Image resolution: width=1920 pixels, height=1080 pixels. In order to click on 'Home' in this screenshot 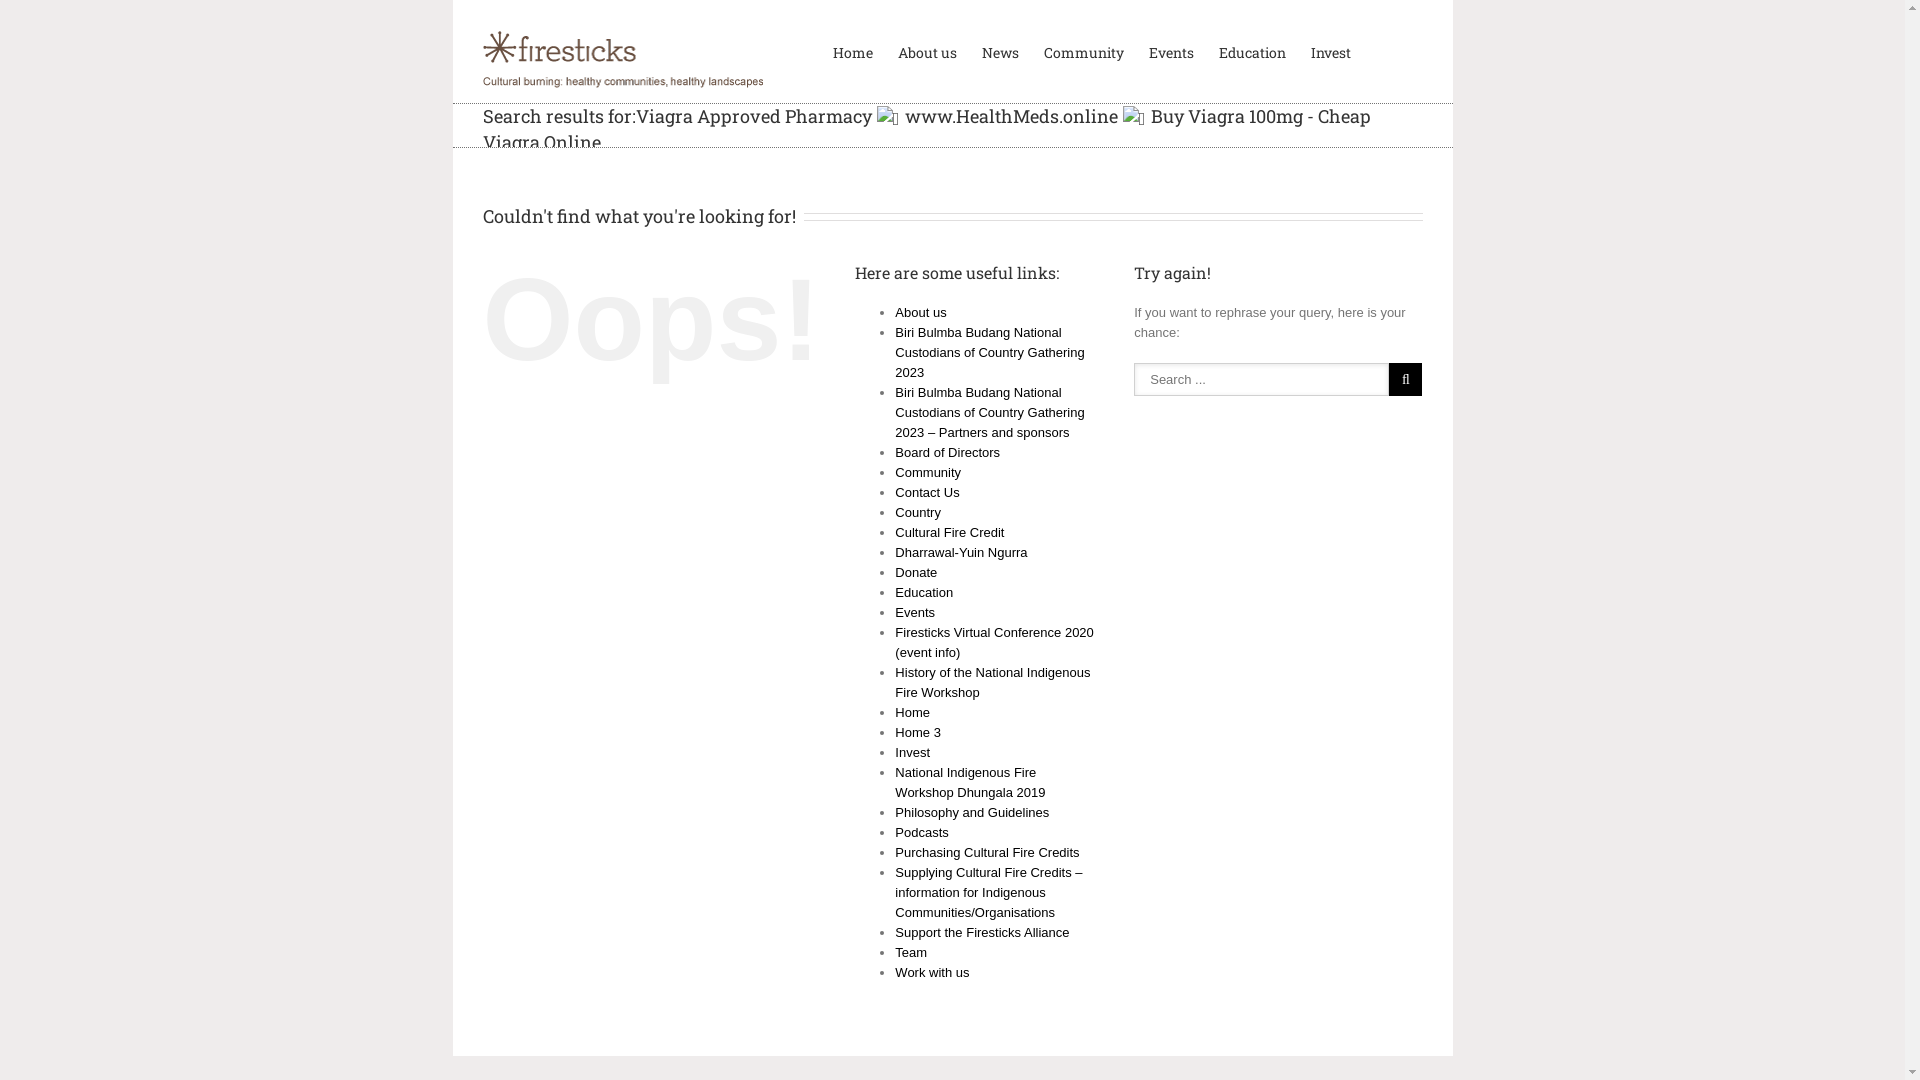, I will do `click(893, 711)`.